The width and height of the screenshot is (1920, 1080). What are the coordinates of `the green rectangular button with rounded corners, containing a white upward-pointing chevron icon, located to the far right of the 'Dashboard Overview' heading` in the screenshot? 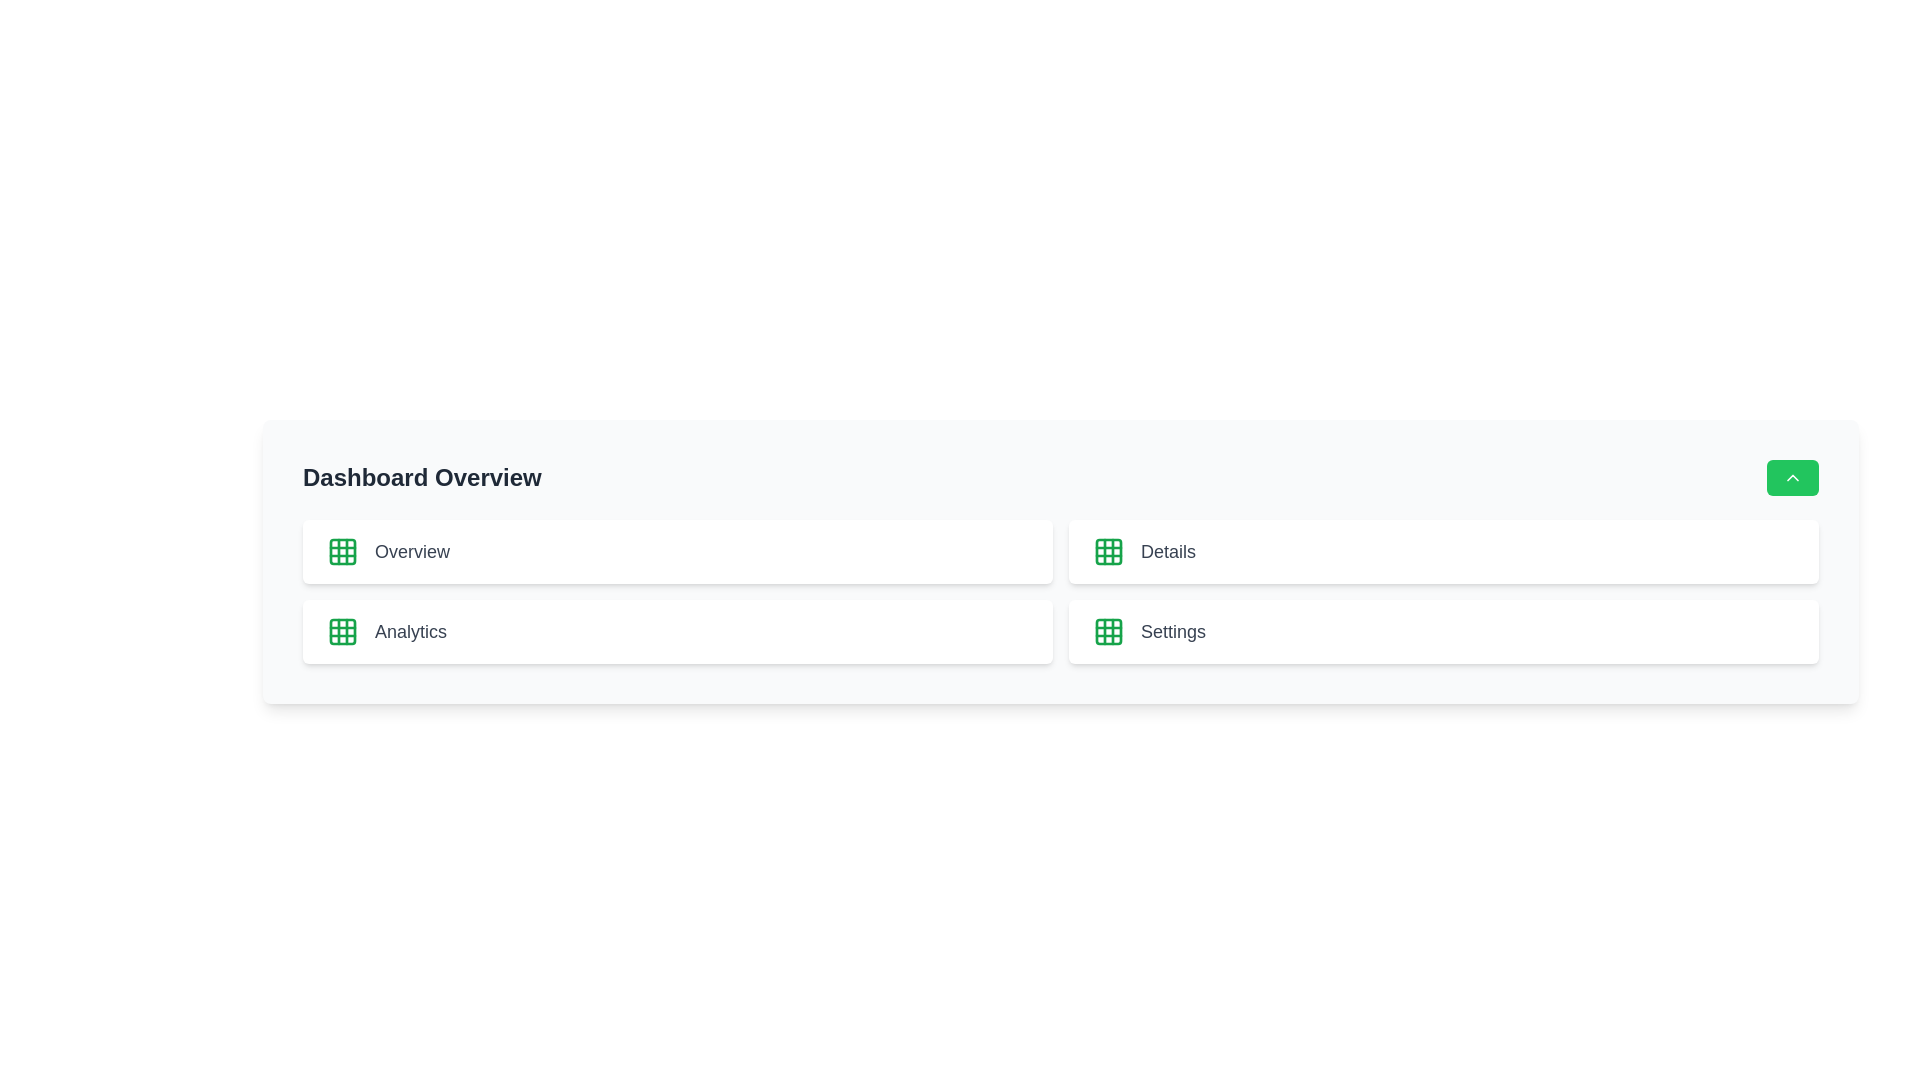 It's located at (1793, 478).